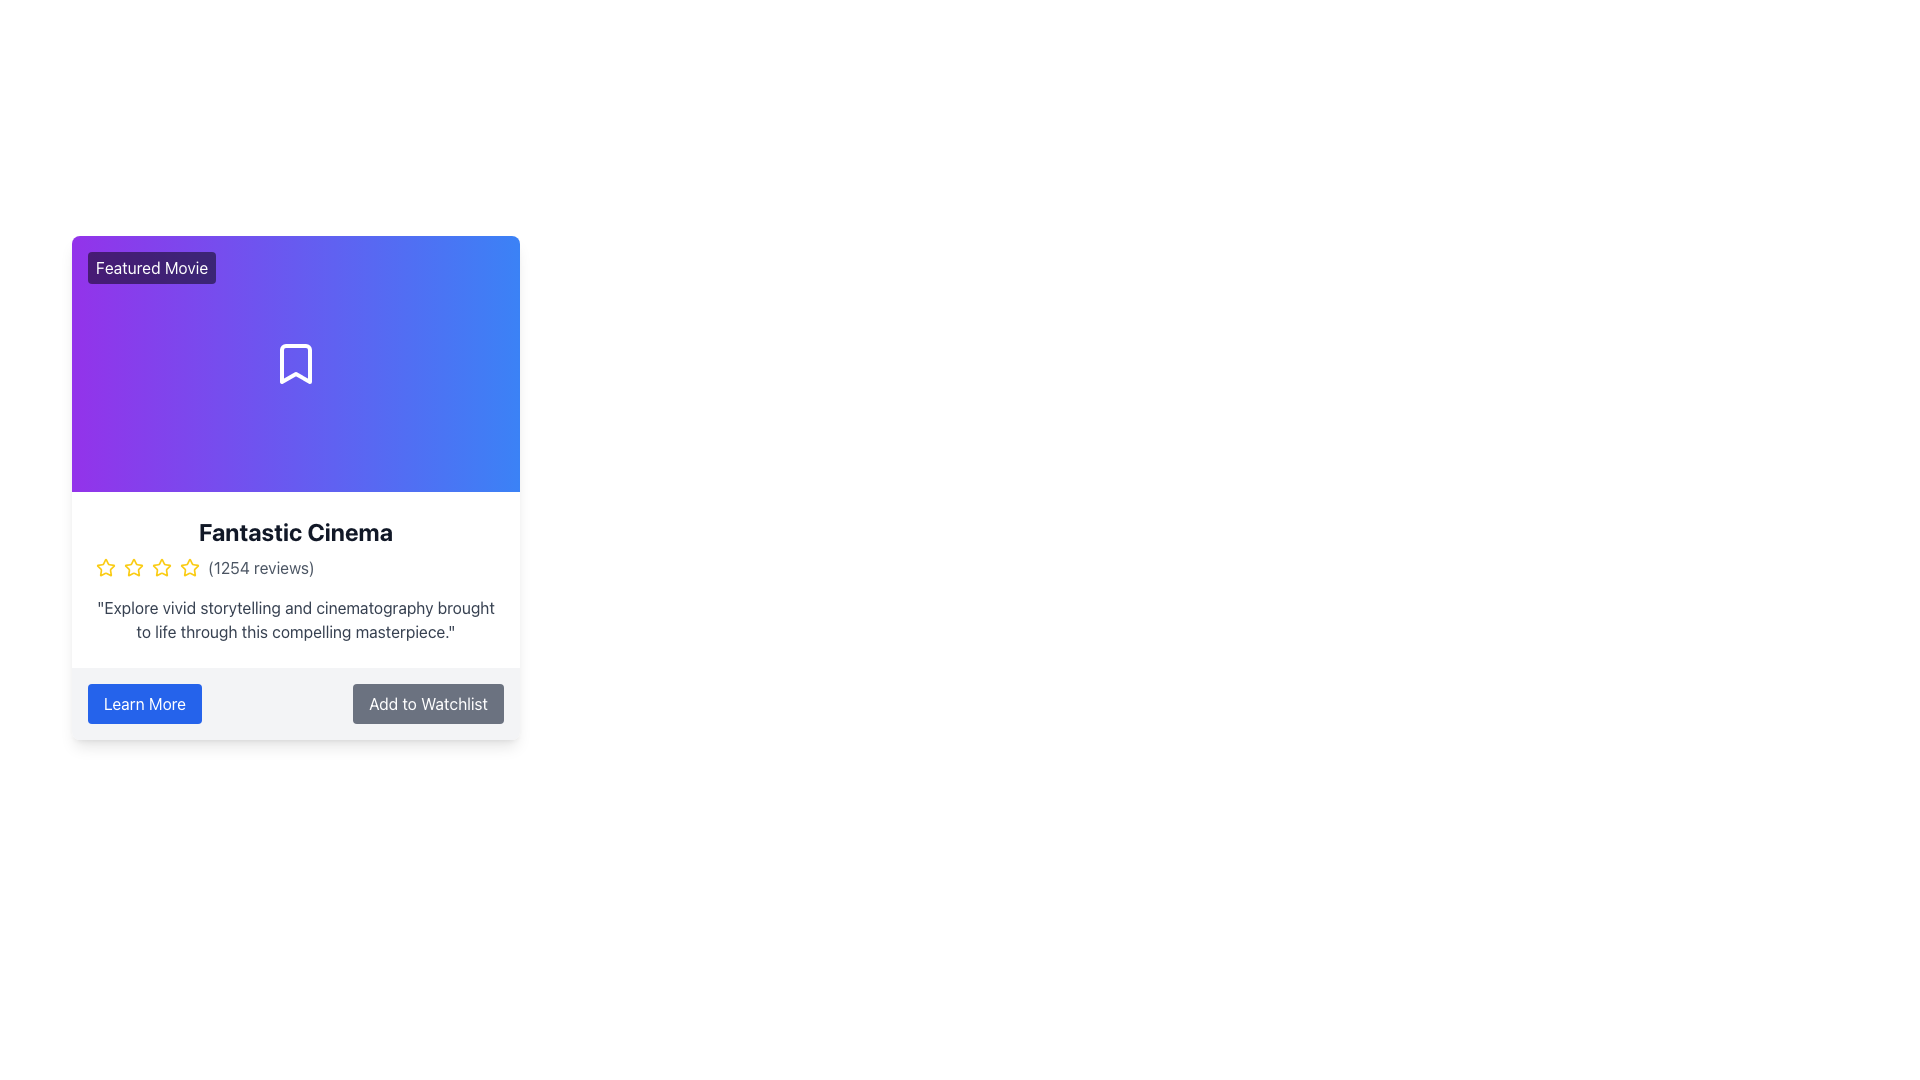  Describe the element at coordinates (104, 567) in the screenshot. I see `the second star-shaped rating icon with a yellow outline located in the rating section below the 'Fantastic Cinema' title to change the rating` at that location.